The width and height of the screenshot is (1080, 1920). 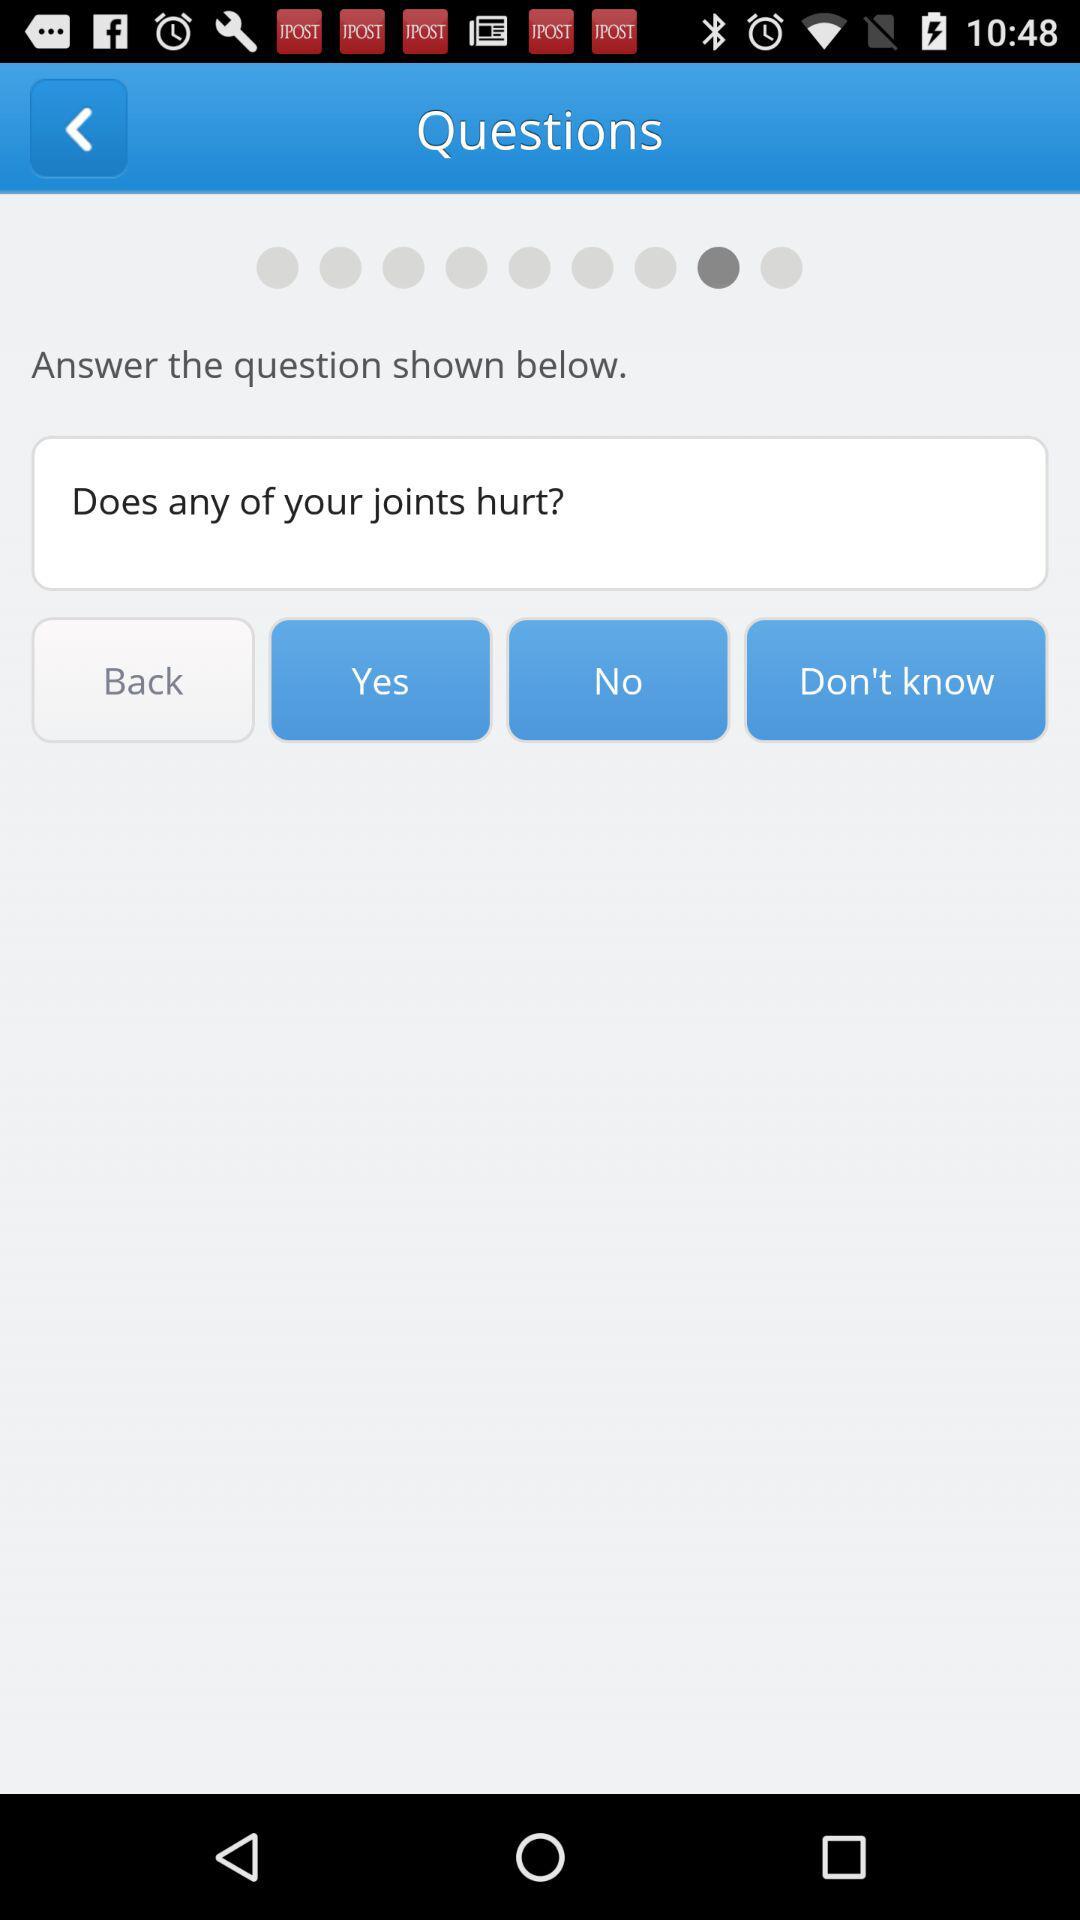 I want to click on go back, so click(x=77, y=127).